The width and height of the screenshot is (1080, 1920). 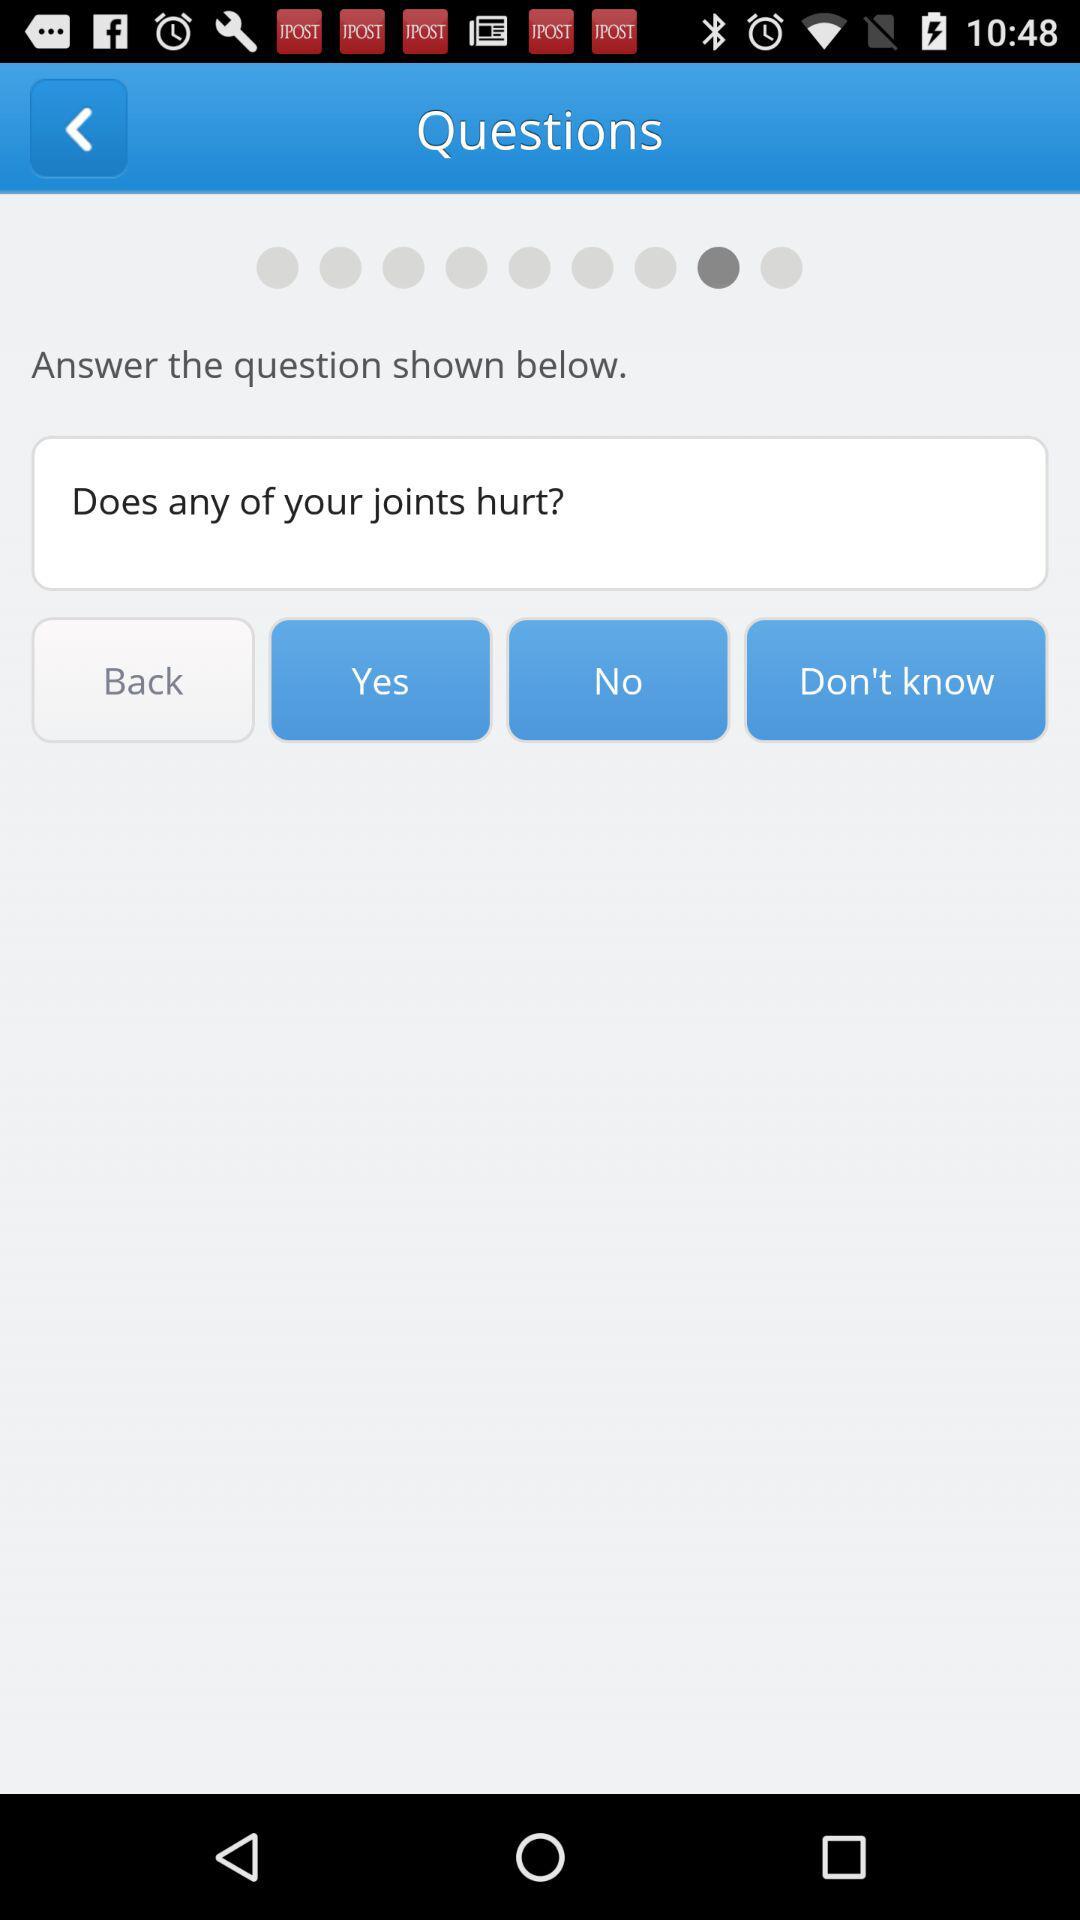 I want to click on go back, so click(x=77, y=127).